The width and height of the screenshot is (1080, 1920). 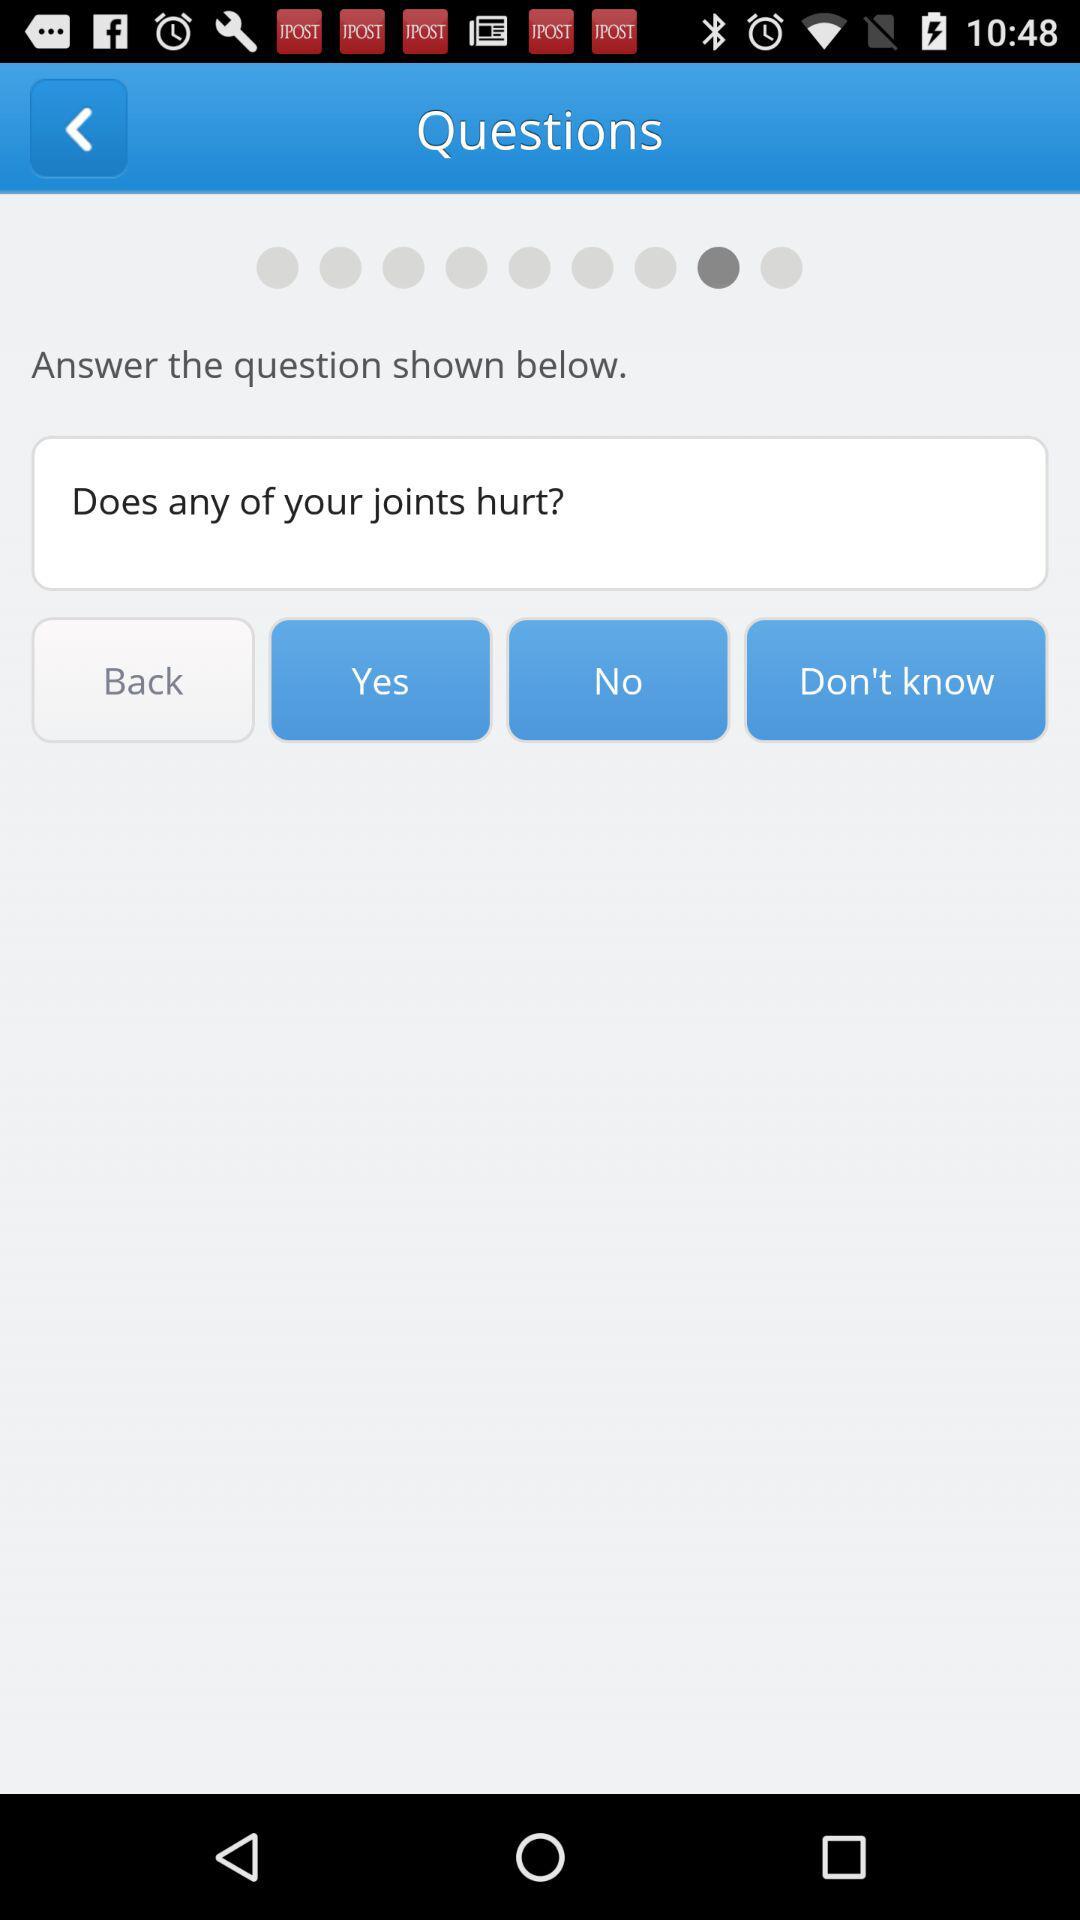 I want to click on go back, so click(x=77, y=127).